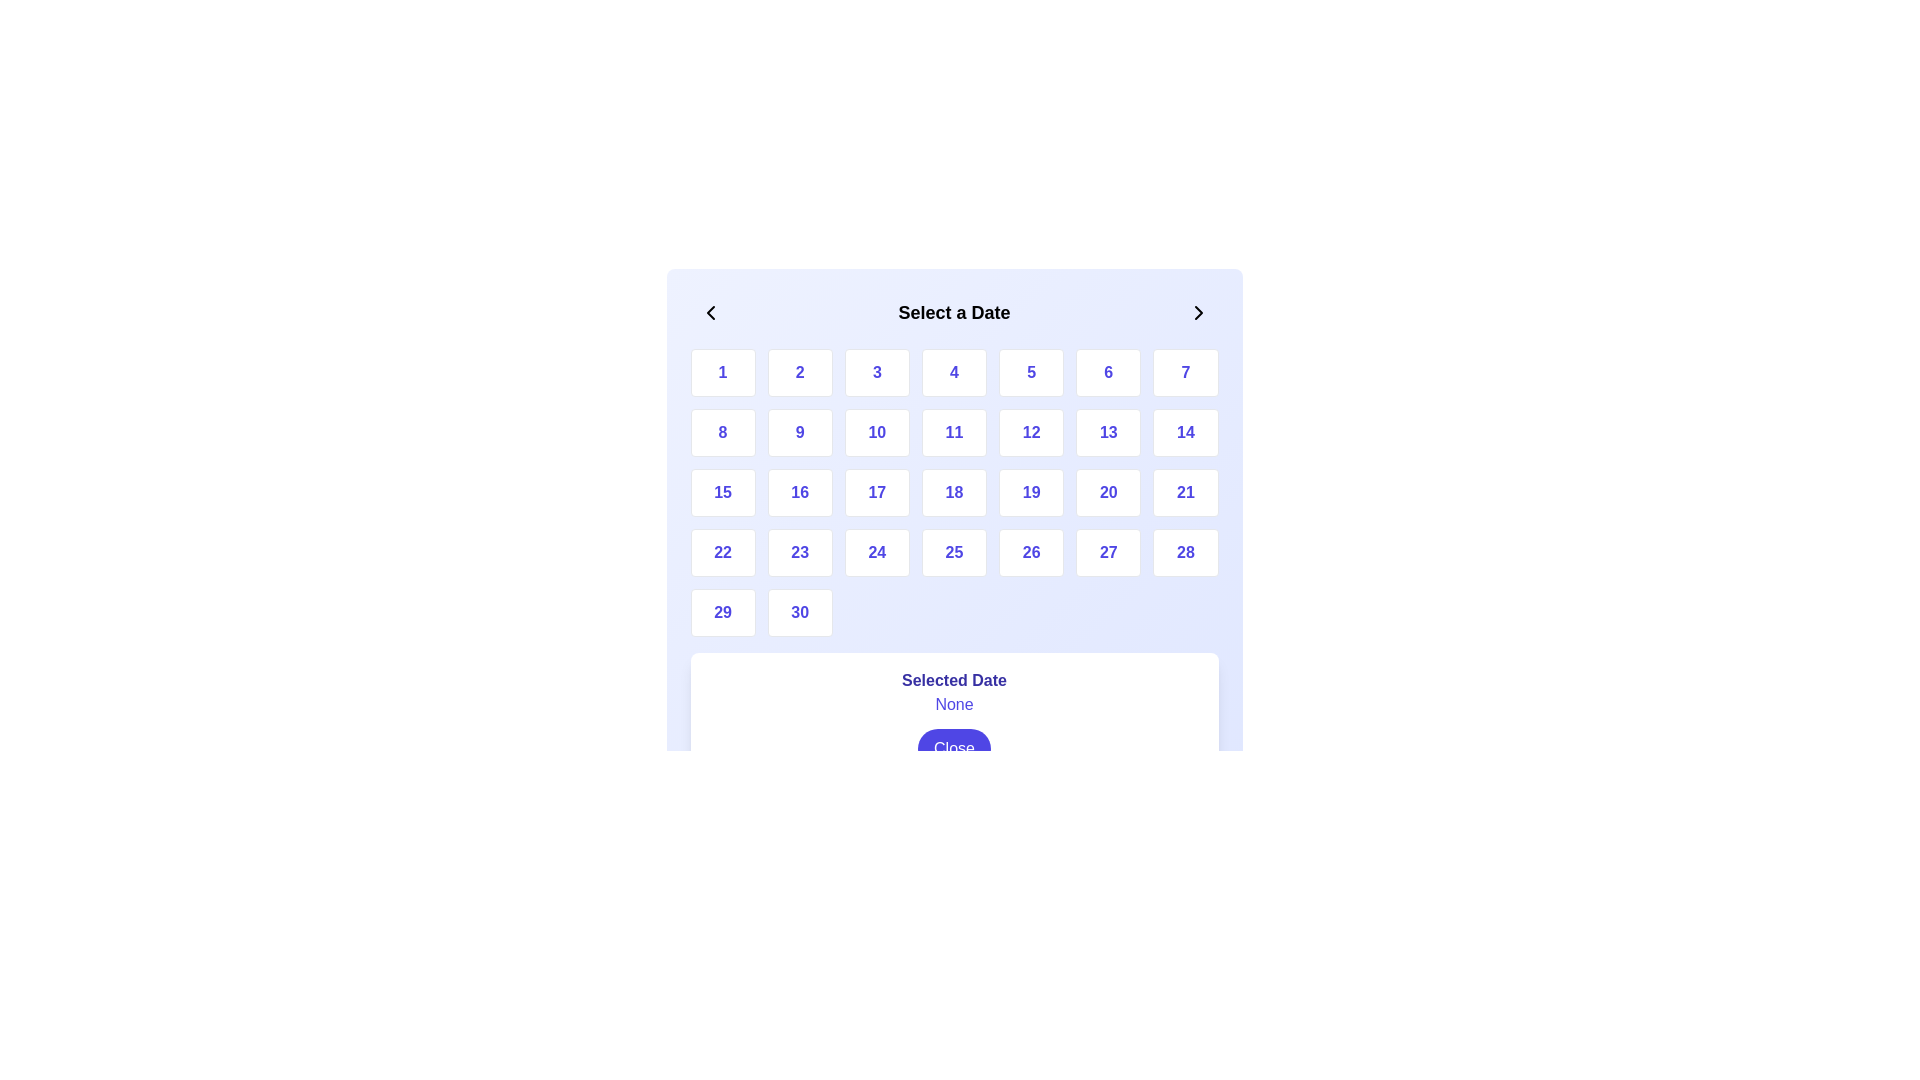 The height and width of the screenshot is (1080, 1920). I want to click on the calendar date selector button that selects the date '9', located in the second row and second column of a 7-column grid, positioned between the '8' and '10' buttons, so click(800, 431).